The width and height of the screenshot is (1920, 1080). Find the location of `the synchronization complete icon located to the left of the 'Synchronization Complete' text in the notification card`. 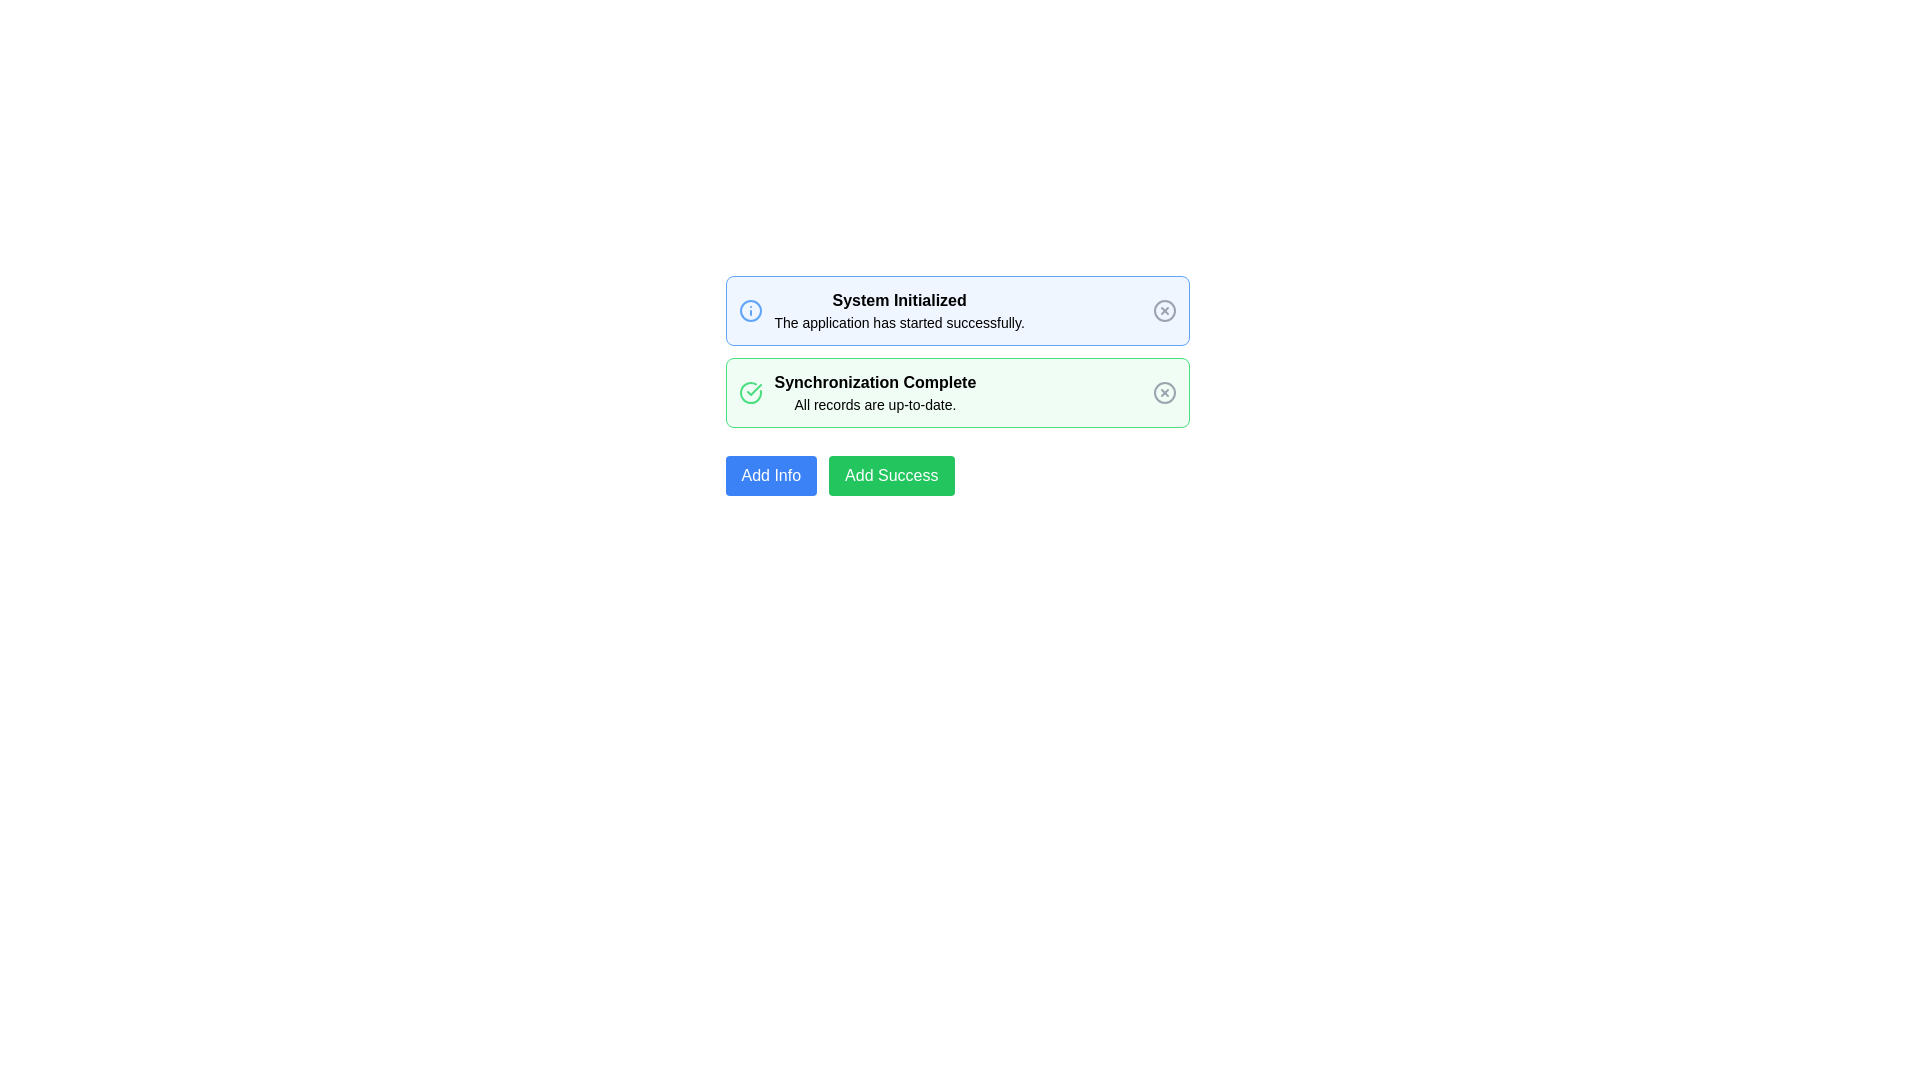

the synchronization complete icon located to the left of the 'Synchronization Complete' text in the notification card is located at coordinates (749, 393).